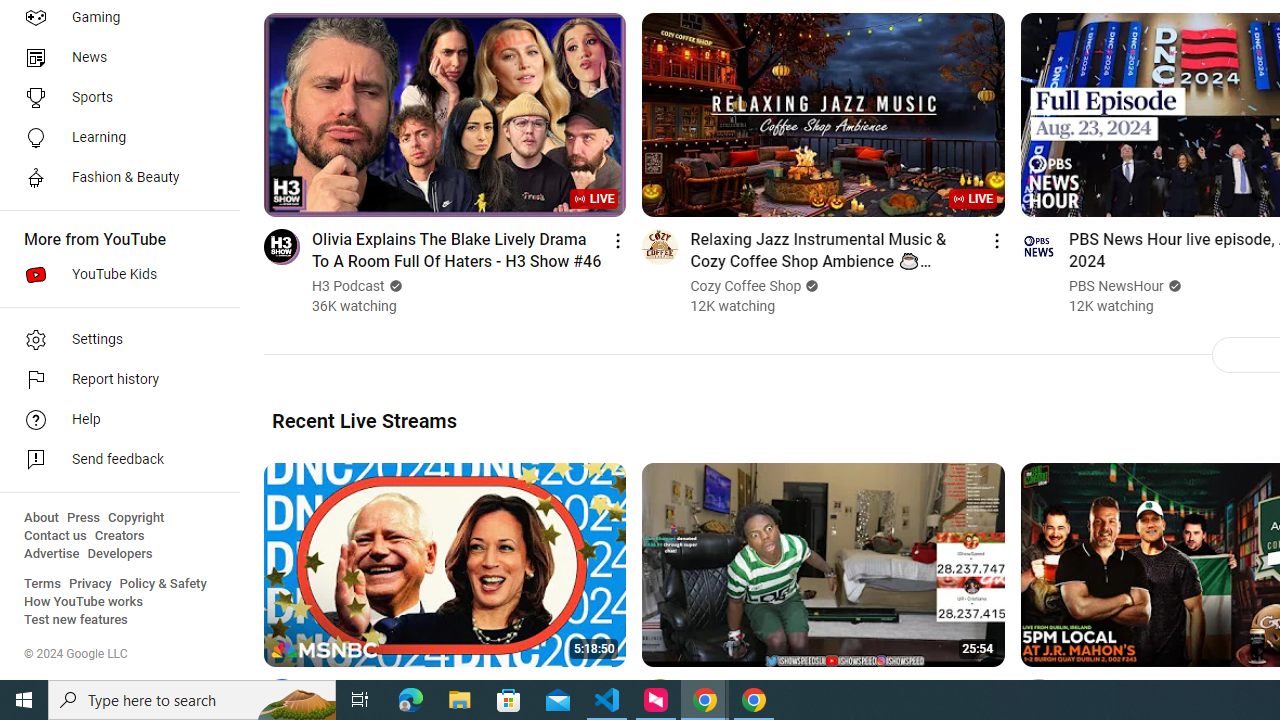  Describe the element at coordinates (51, 554) in the screenshot. I see `'Advertise'` at that location.